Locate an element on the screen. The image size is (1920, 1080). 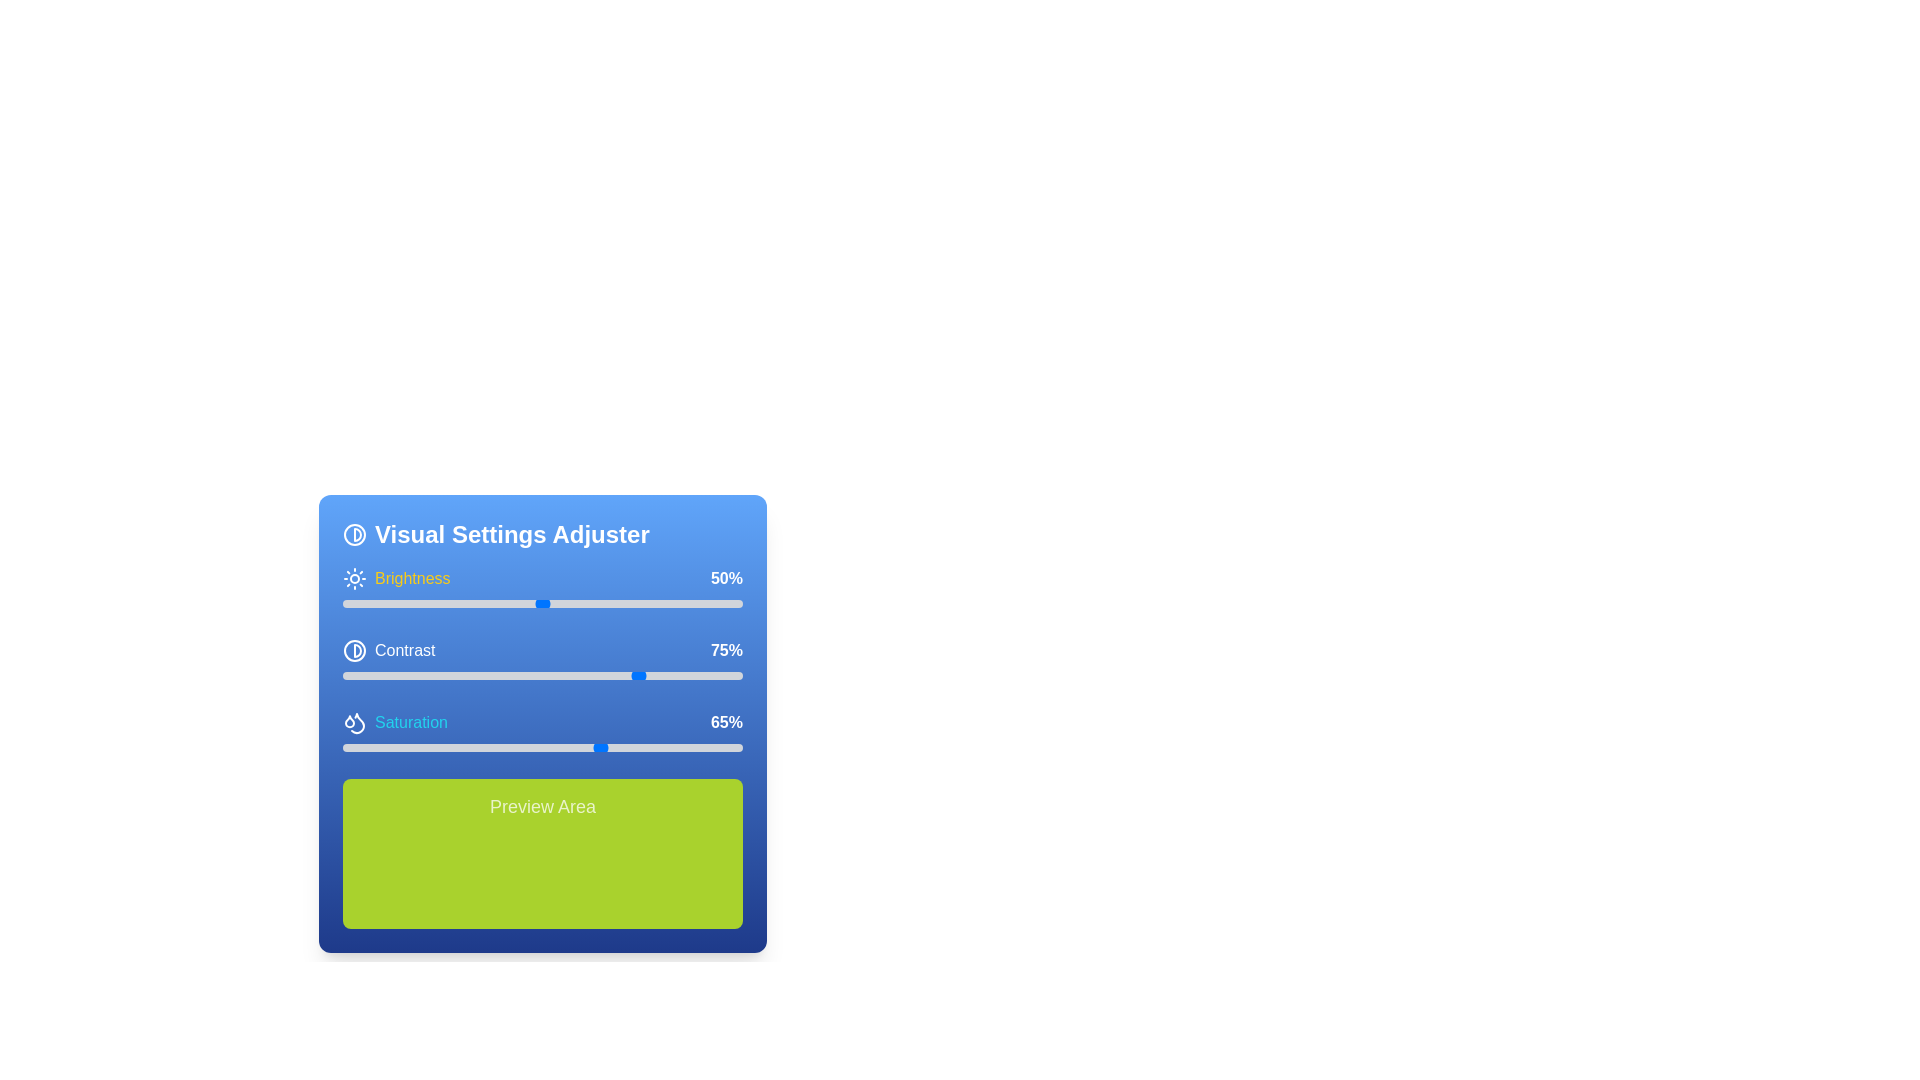
the brightness level is located at coordinates (387, 603).